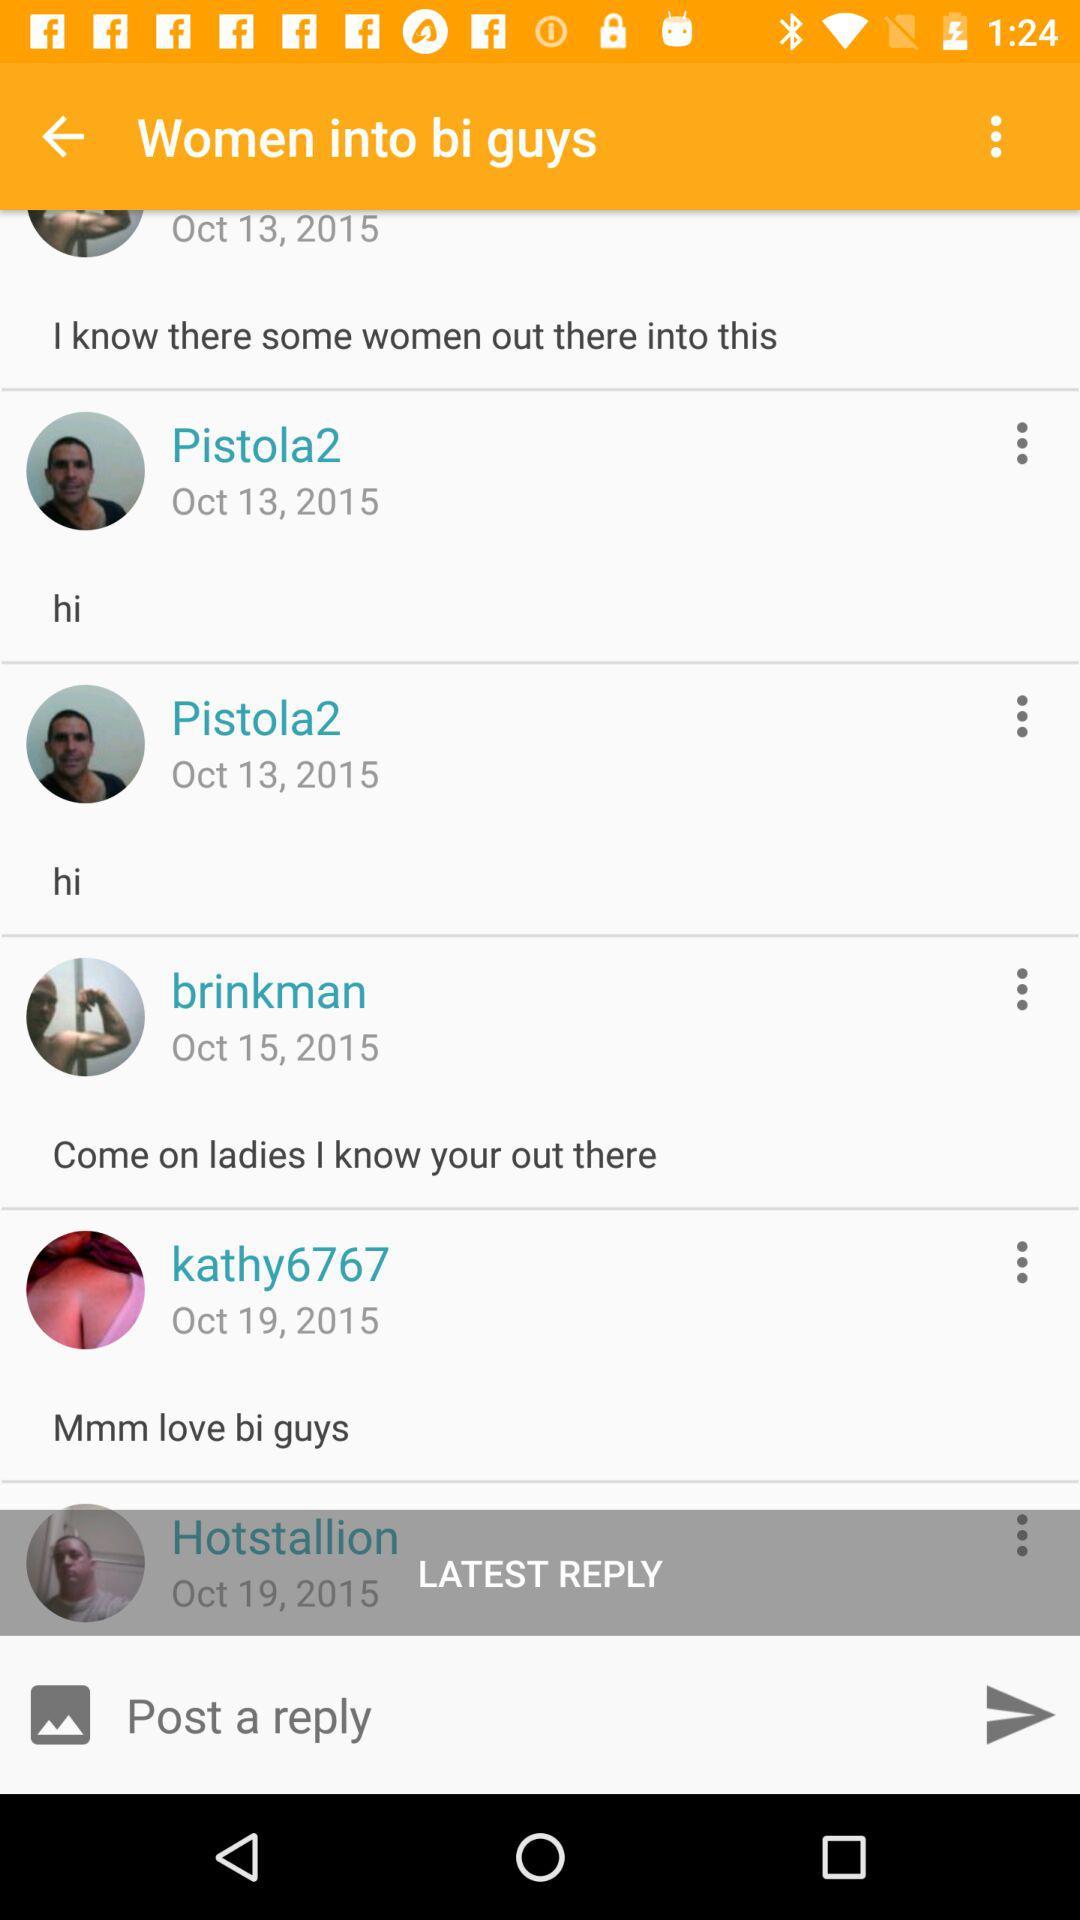 This screenshot has height=1920, width=1080. I want to click on connect to user, so click(84, 1562).